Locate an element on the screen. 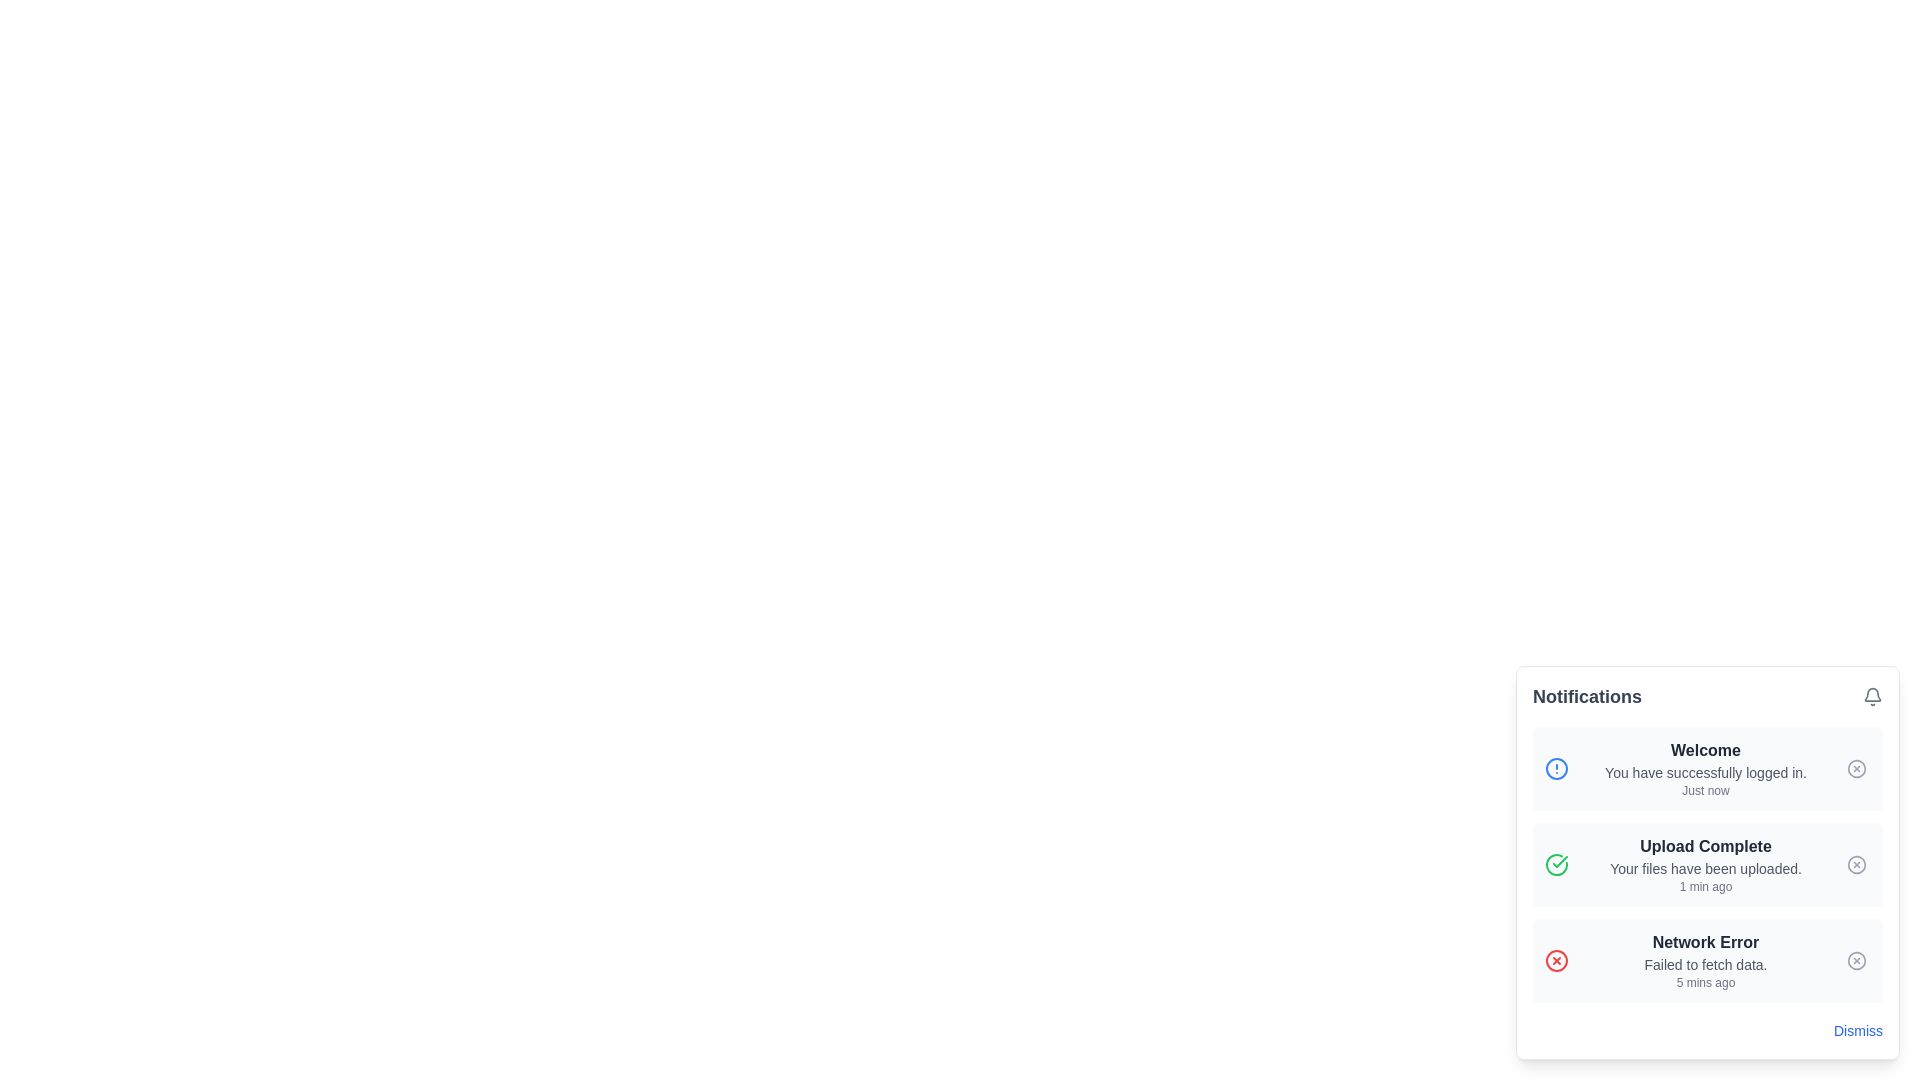 Image resolution: width=1920 pixels, height=1080 pixels. the static text element indicating a network issue, which is the title of a notification message in the third notification block of the notification panel is located at coordinates (1704, 942).